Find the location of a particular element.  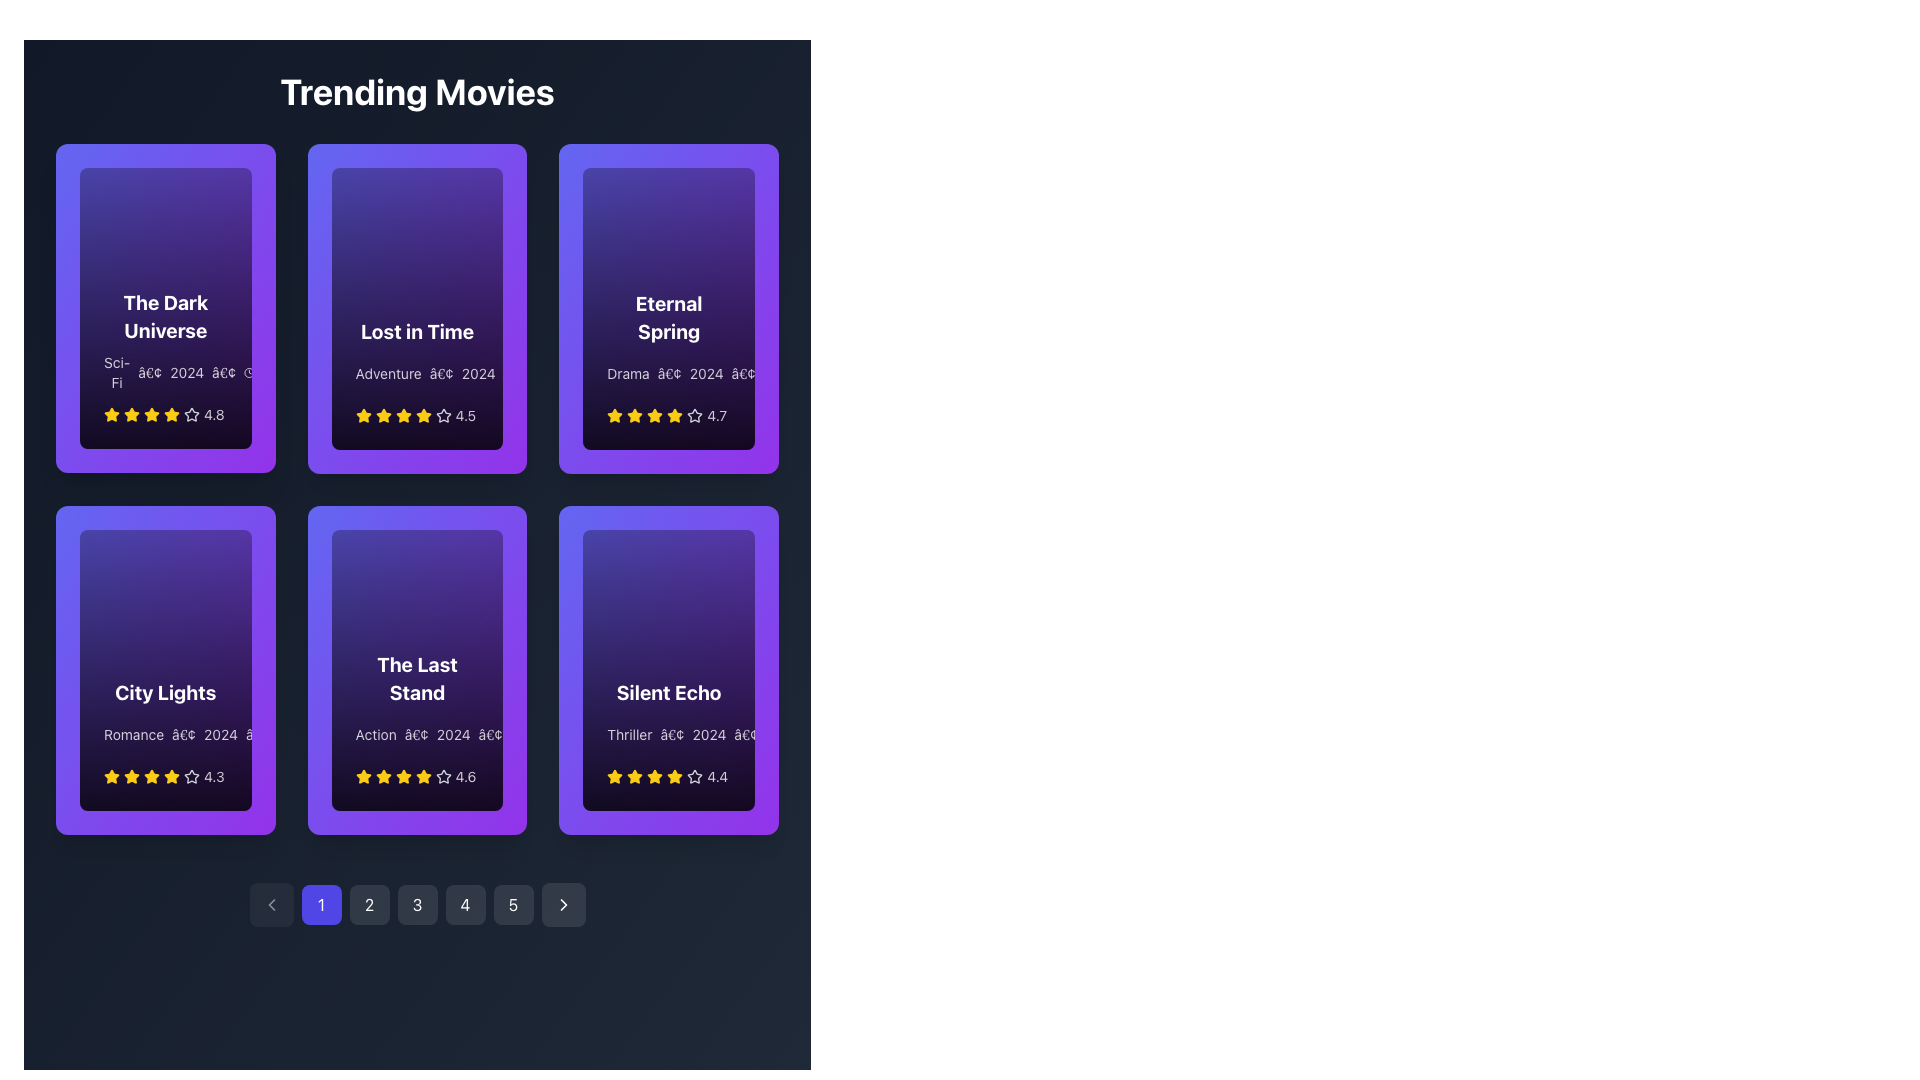

the text label displaying the year '2024' associated with the movie 'Lost in Time' in the second card of the first row of a movie grid layout is located at coordinates (477, 373).